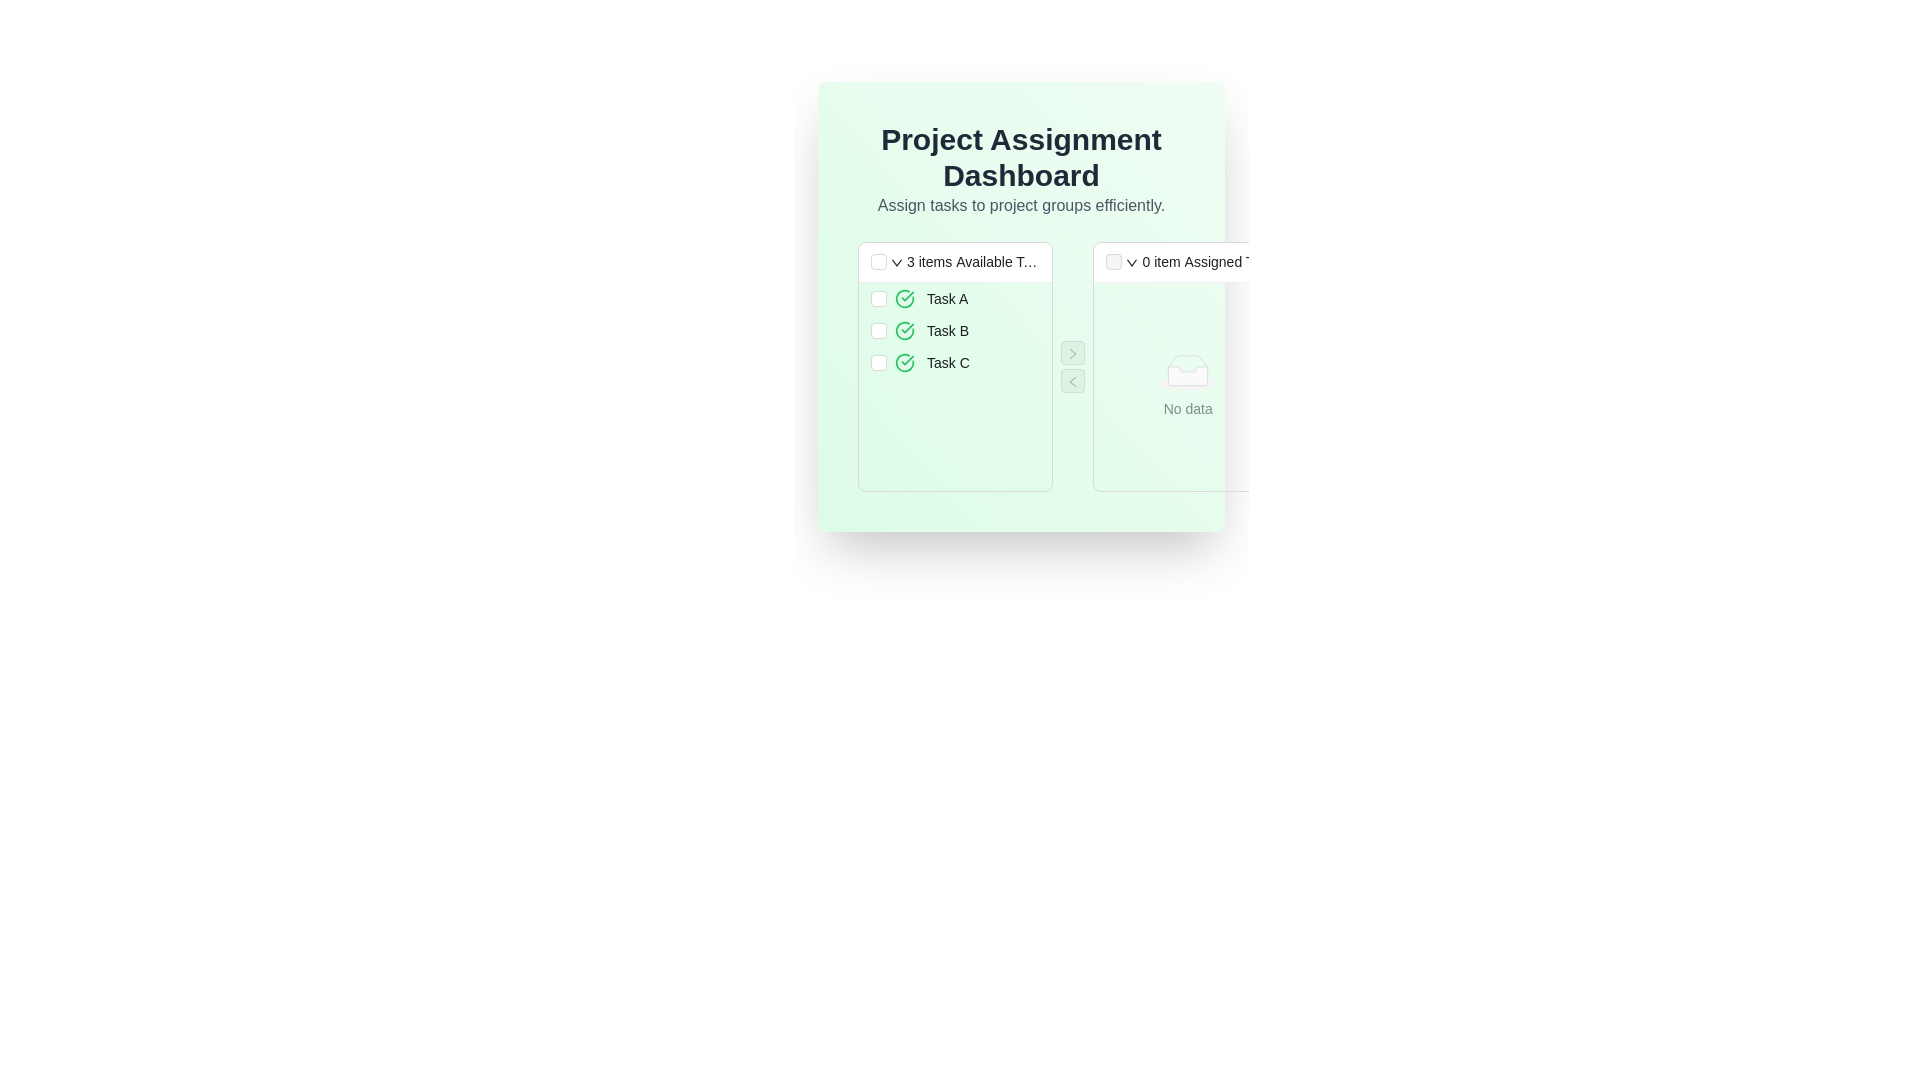 The height and width of the screenshot is (1080, 1920). I want to click on the checkbox located at the top left of the '3 items Available Tasks' list, so click(878, 261).